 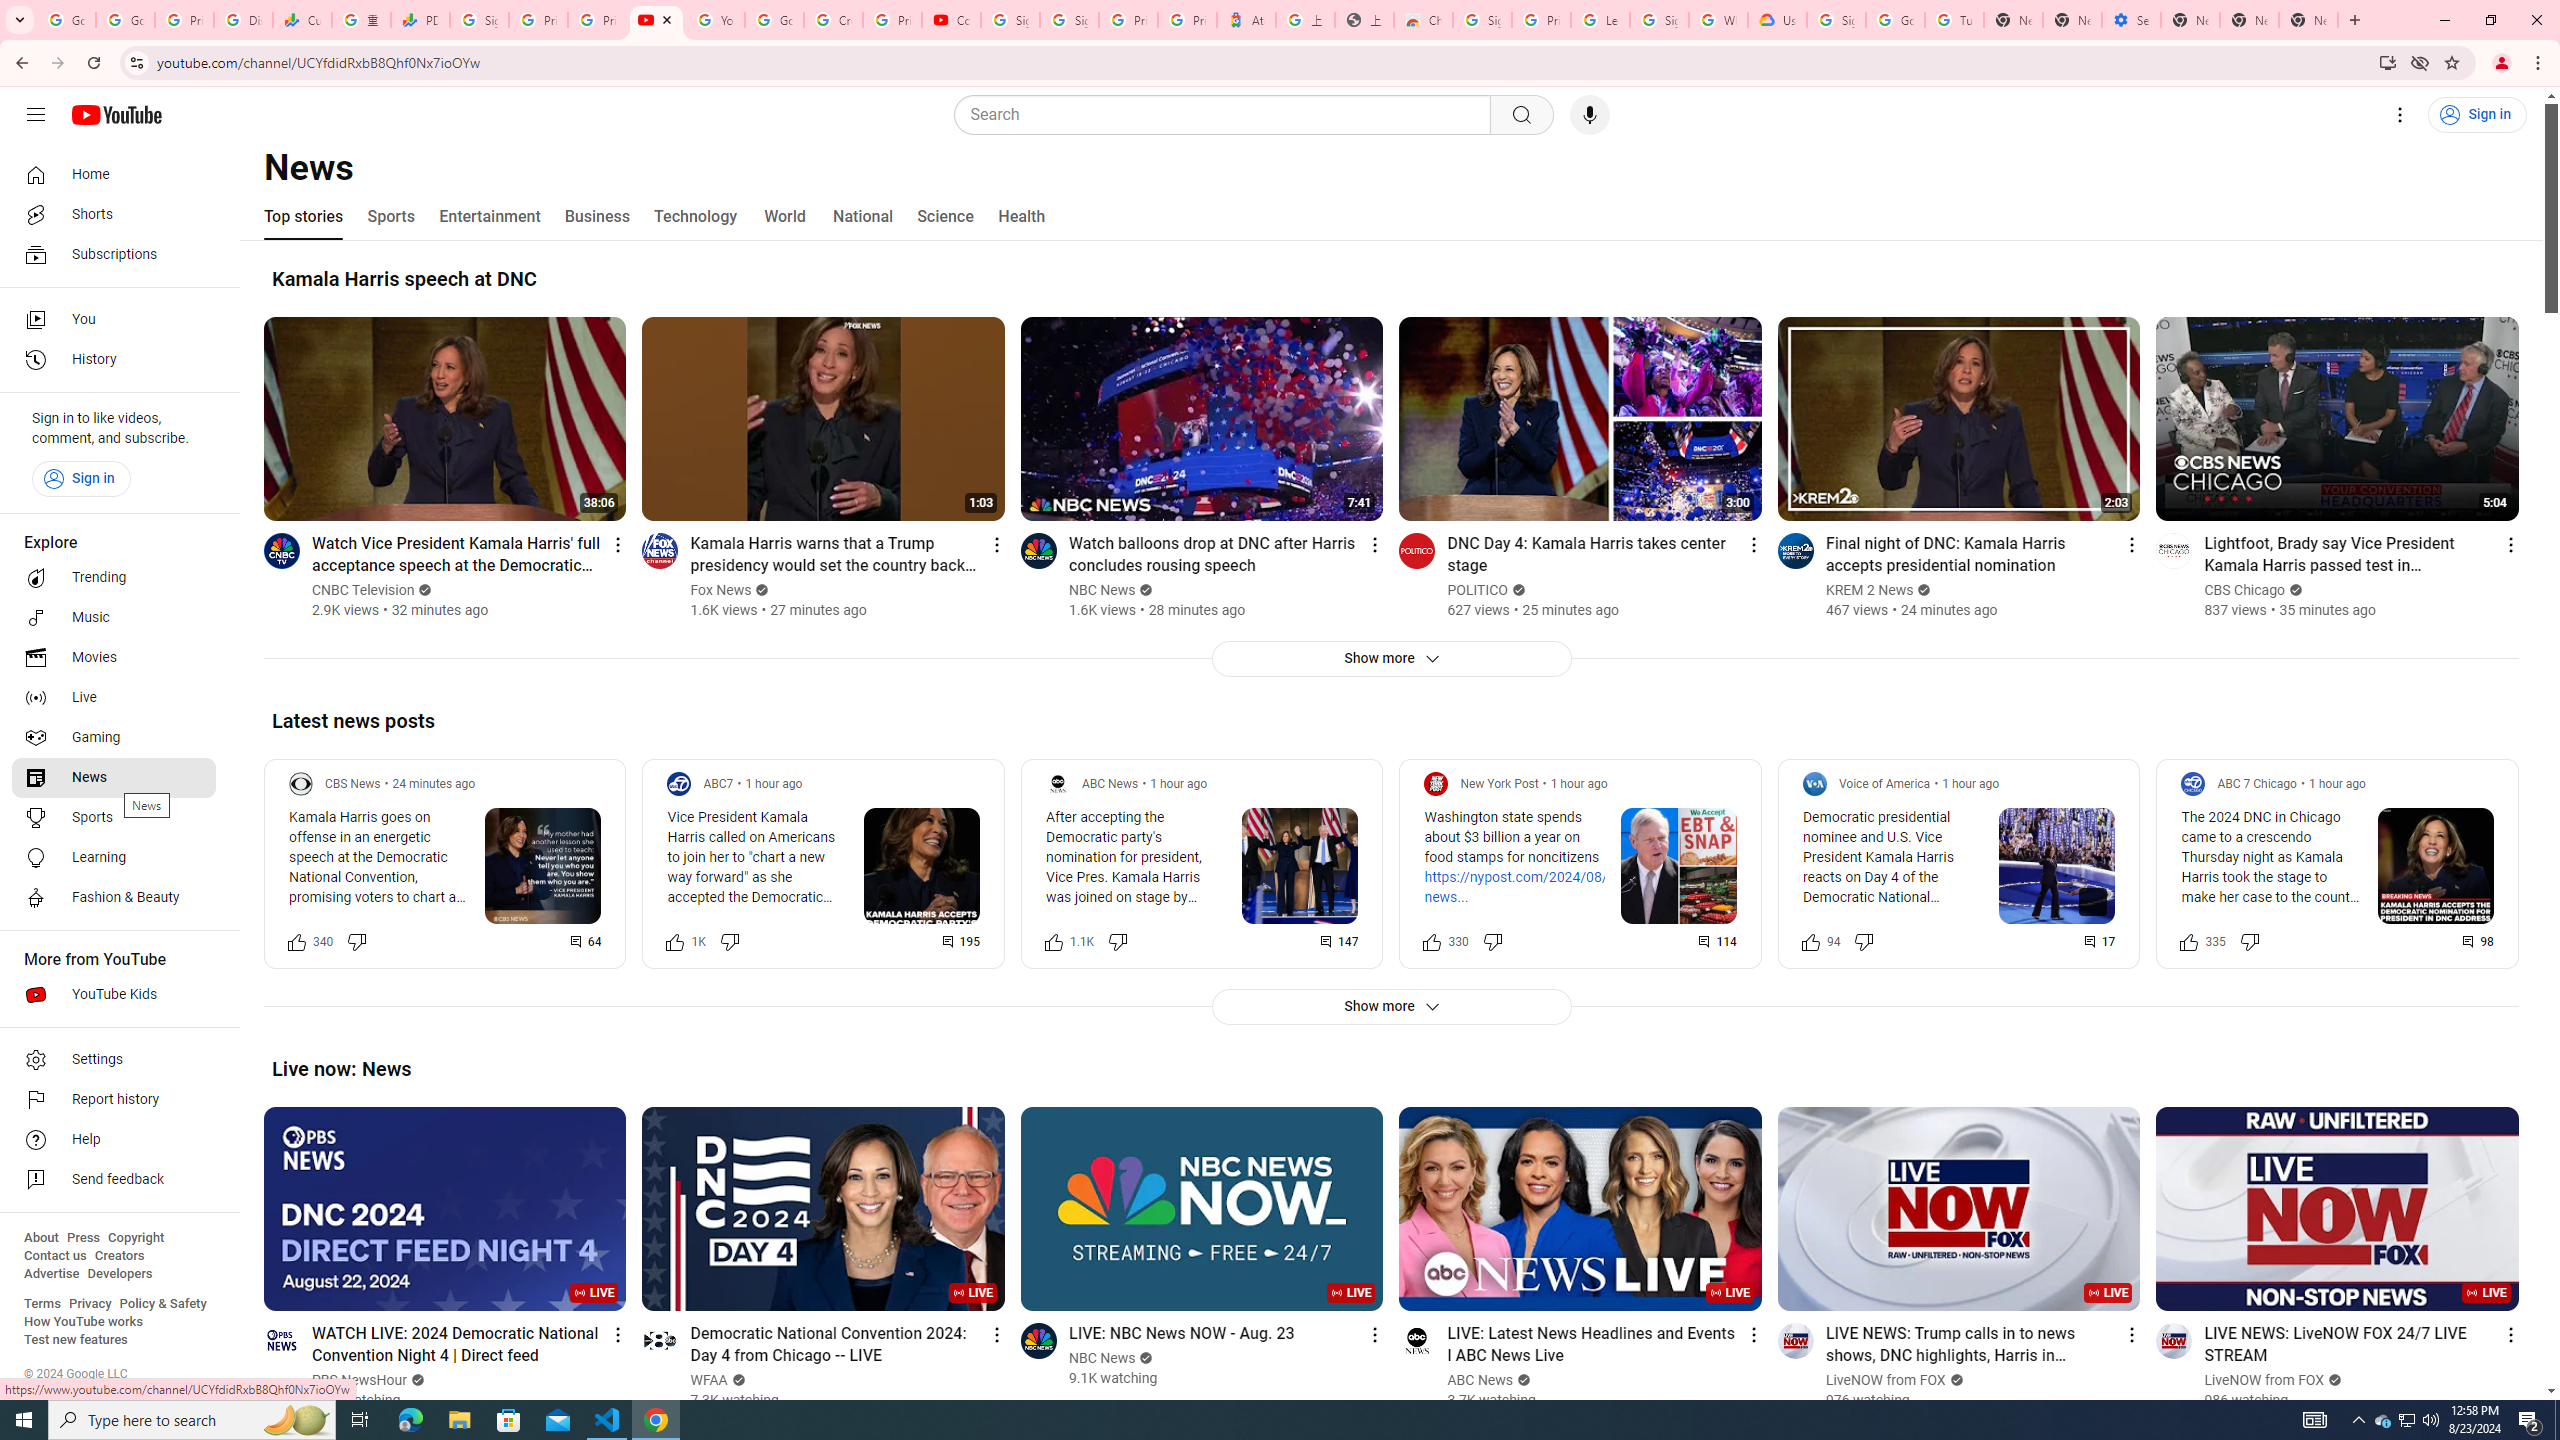 What do you see at coordinates (113, 1099) in the screenshot?
I see `'Report history'` at bounding box center [113, 1099].